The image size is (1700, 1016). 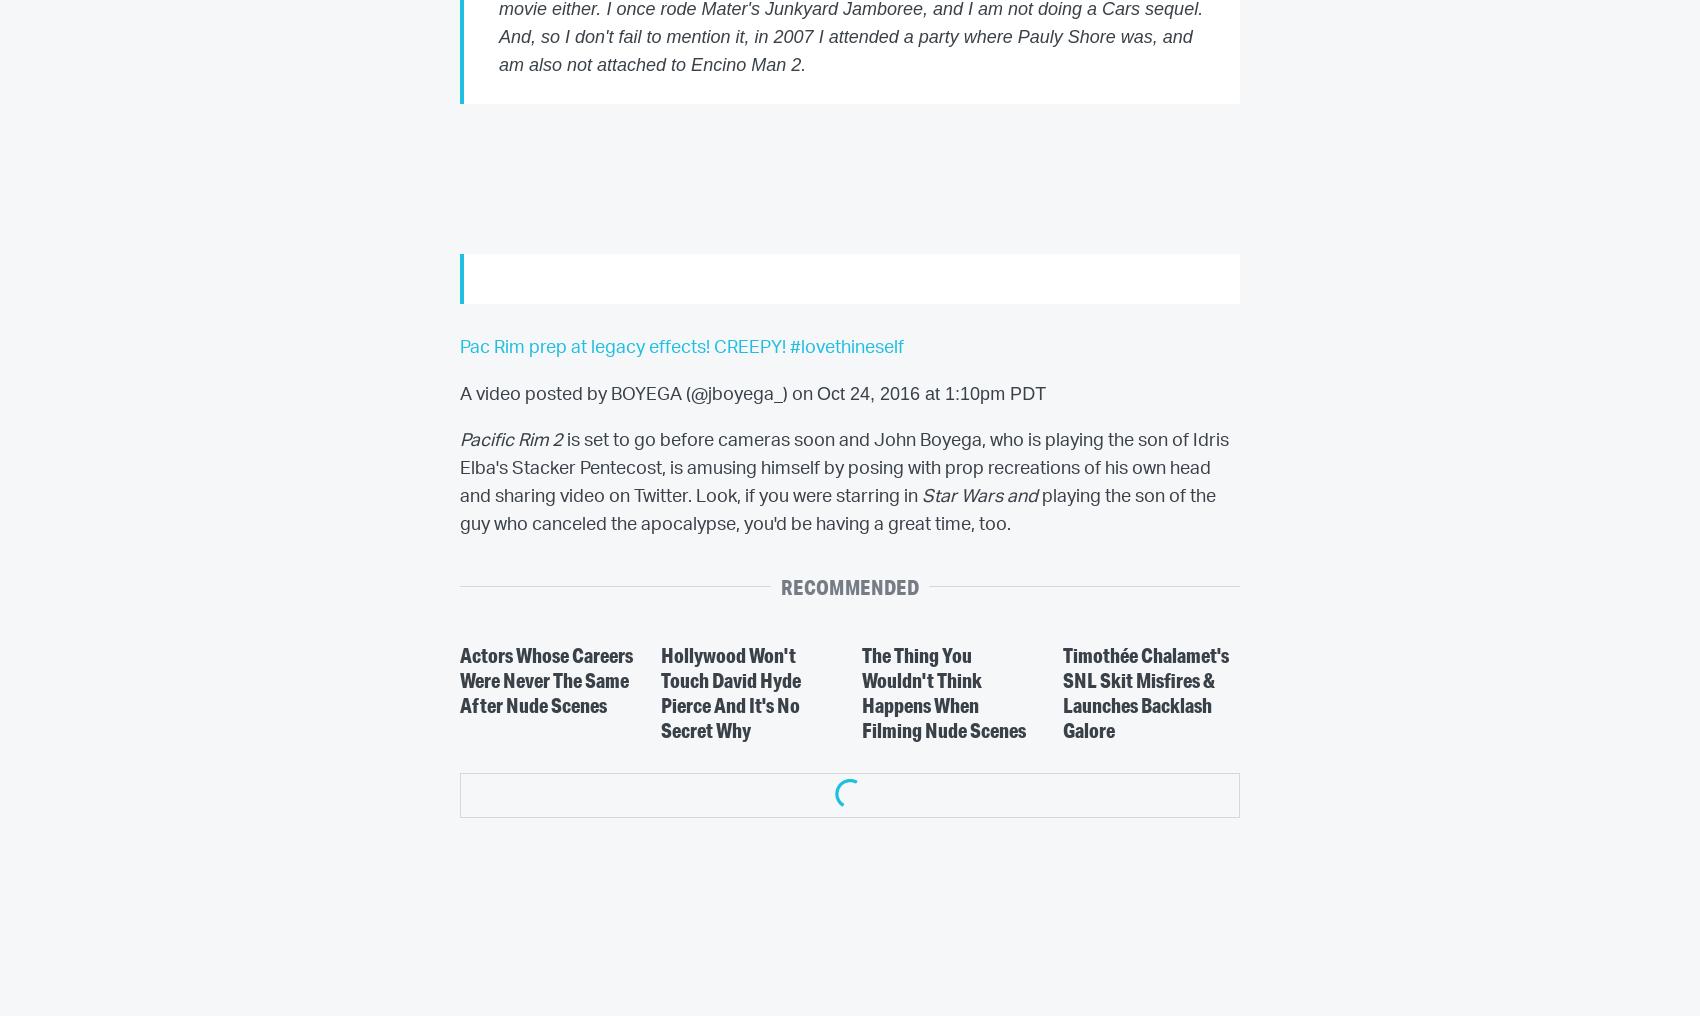 What do you see at coordinates (729, 691) in the screenshot?
I see `'Hollywood Won't Touch David Hyde Pierce And It's No Secret Why'` at bounding box center [729, 691].